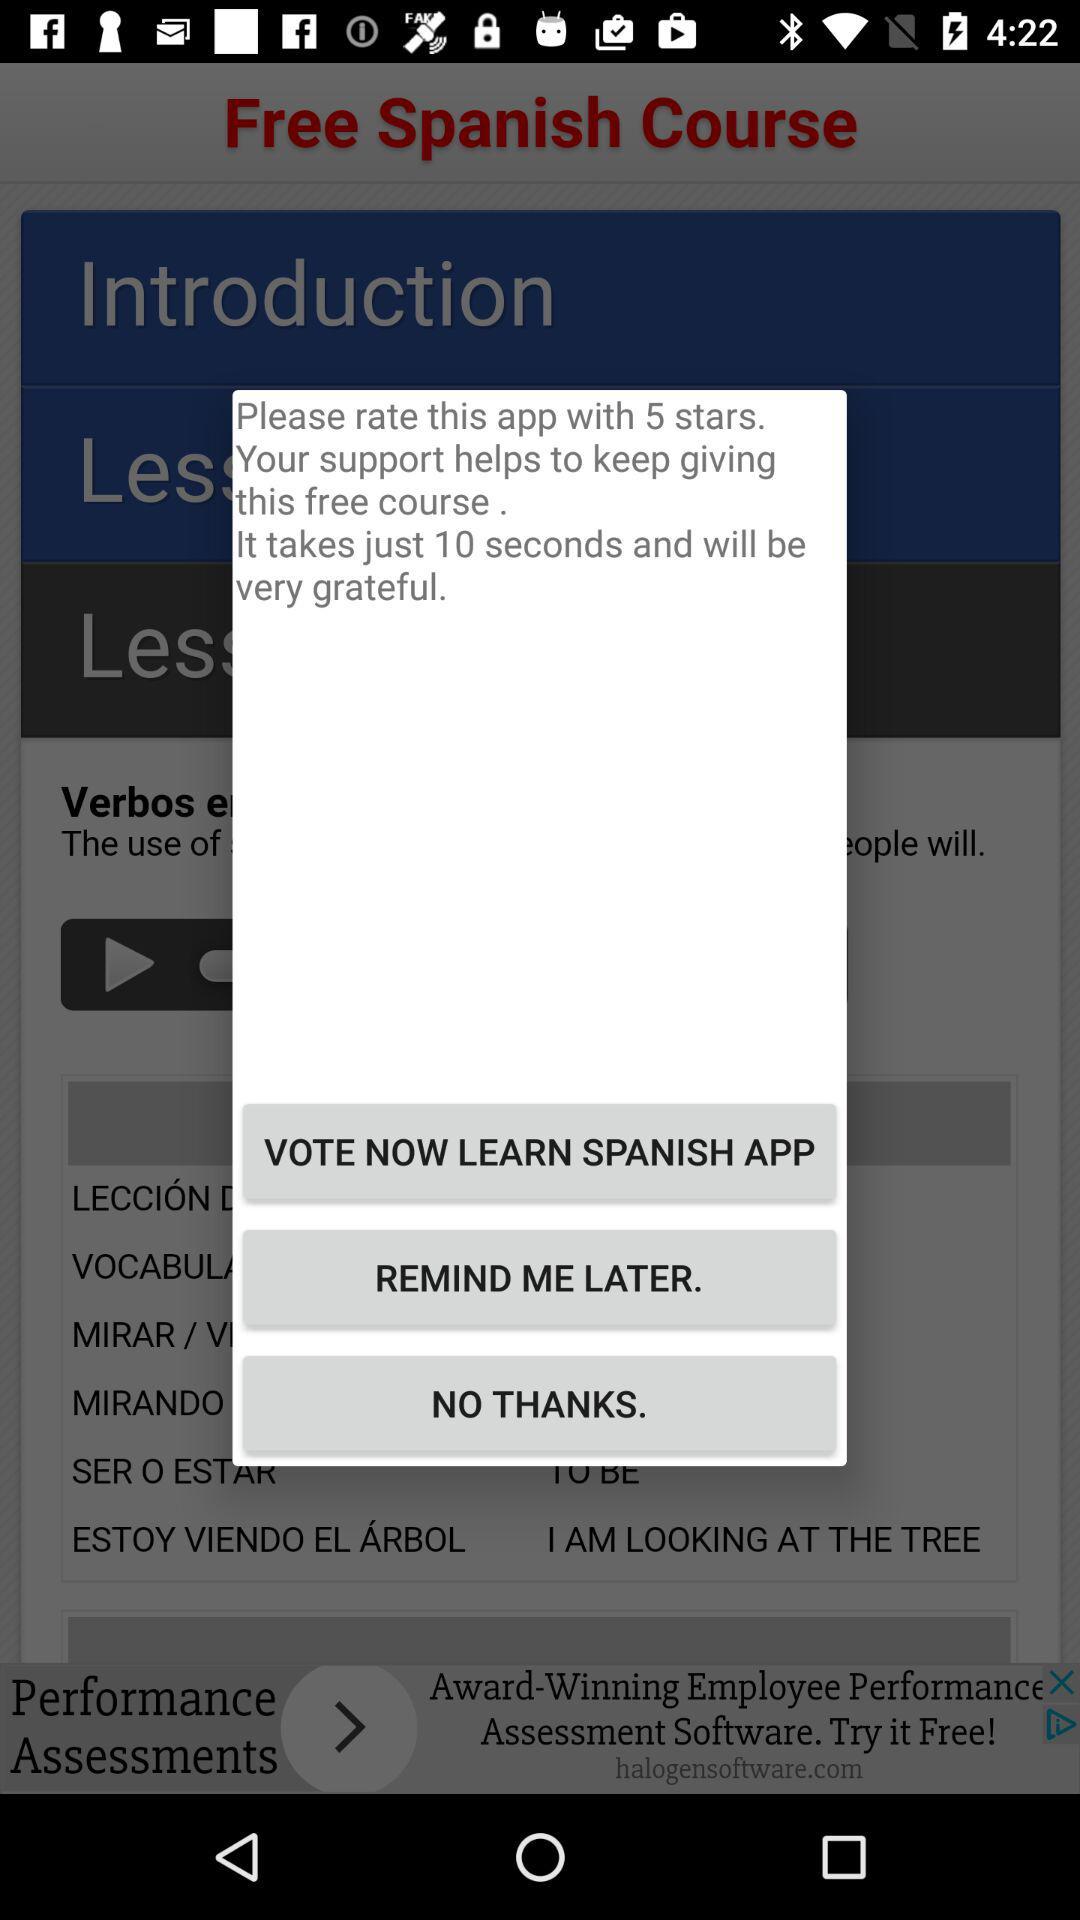 This screenshot has width=1080, height=1920. I want to click on the button at the bottom, so click(538, 1402).